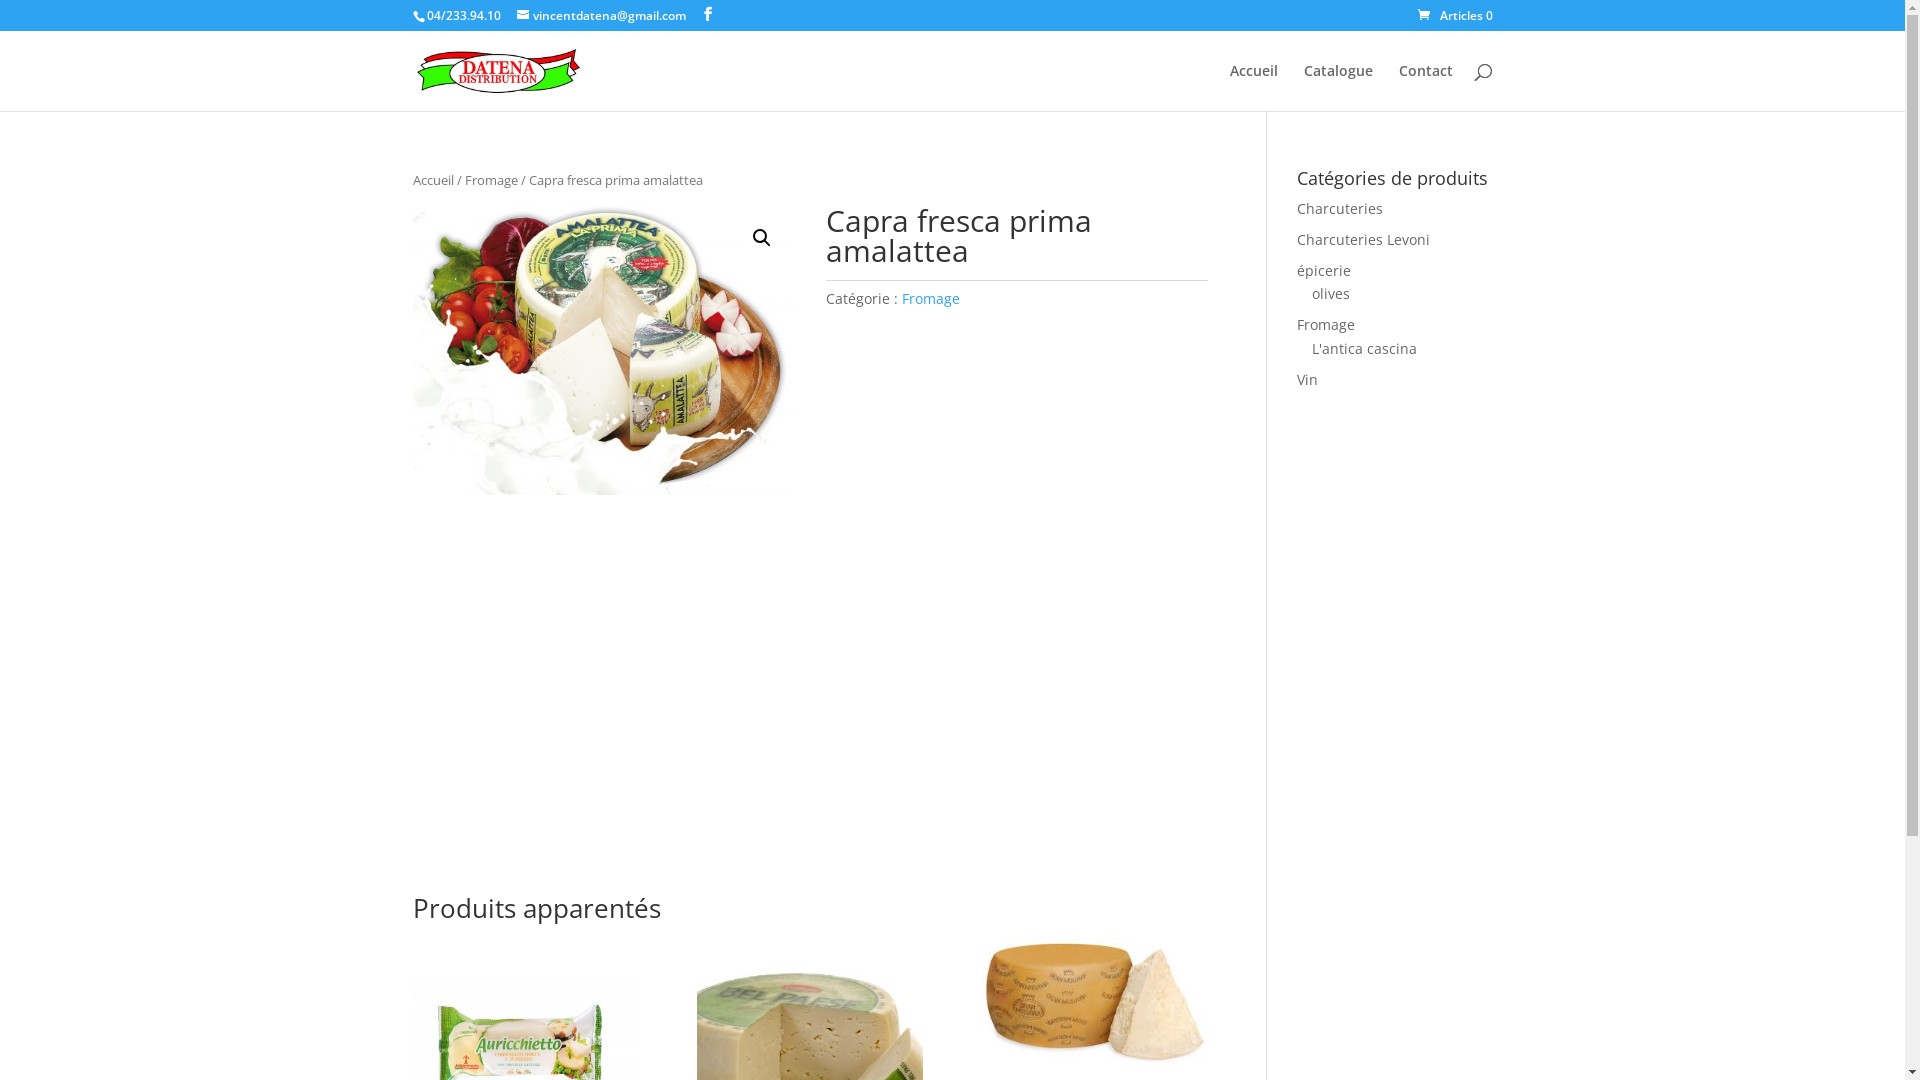 This screenshot has width=1920, height=1080. What do you see at coordinates (1296, 379) in the screenshot?
I see `'Vin'` at bounding box center [1296, 379].